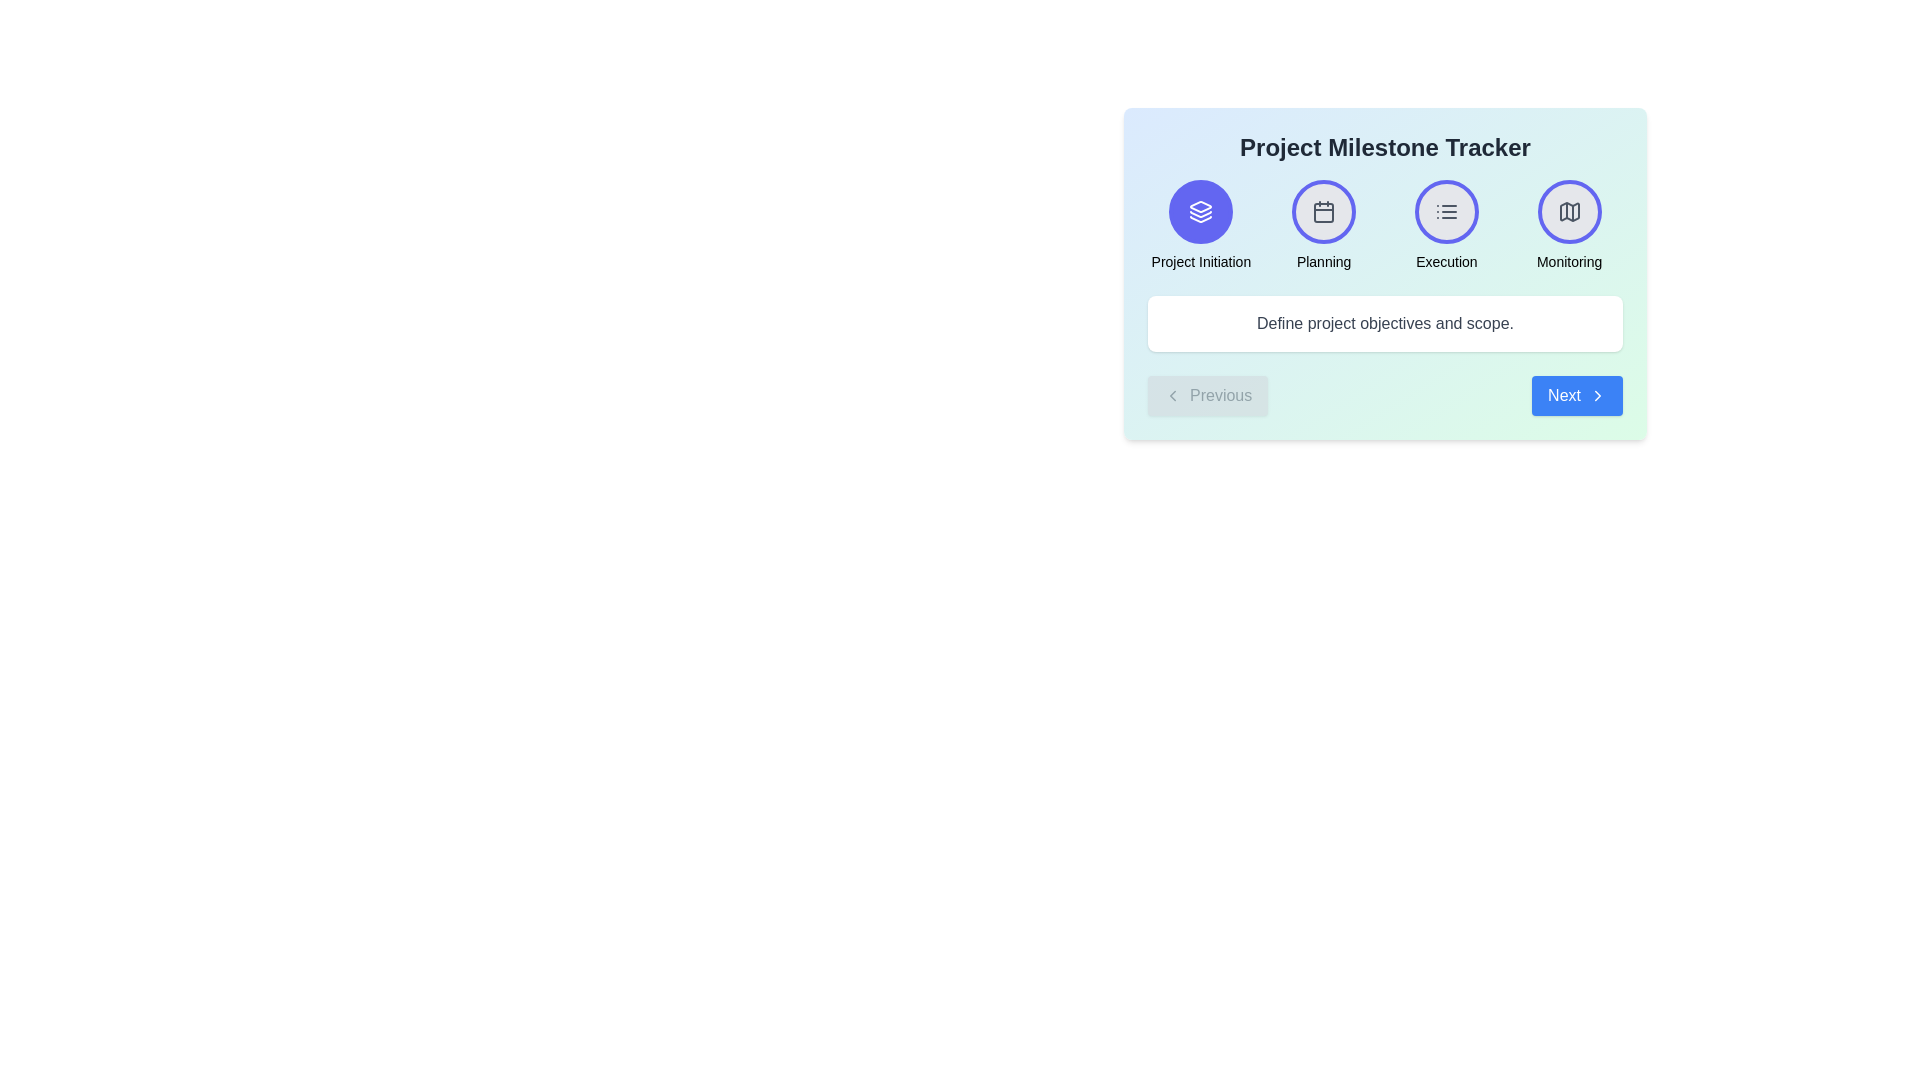  What do you see at coordinates (1172, 396) in the screenshot?
I see `the directional icon located within the left portion of the 'Previous' button at the bottom-left corner of the interface` at bounding box center [1172, 396].